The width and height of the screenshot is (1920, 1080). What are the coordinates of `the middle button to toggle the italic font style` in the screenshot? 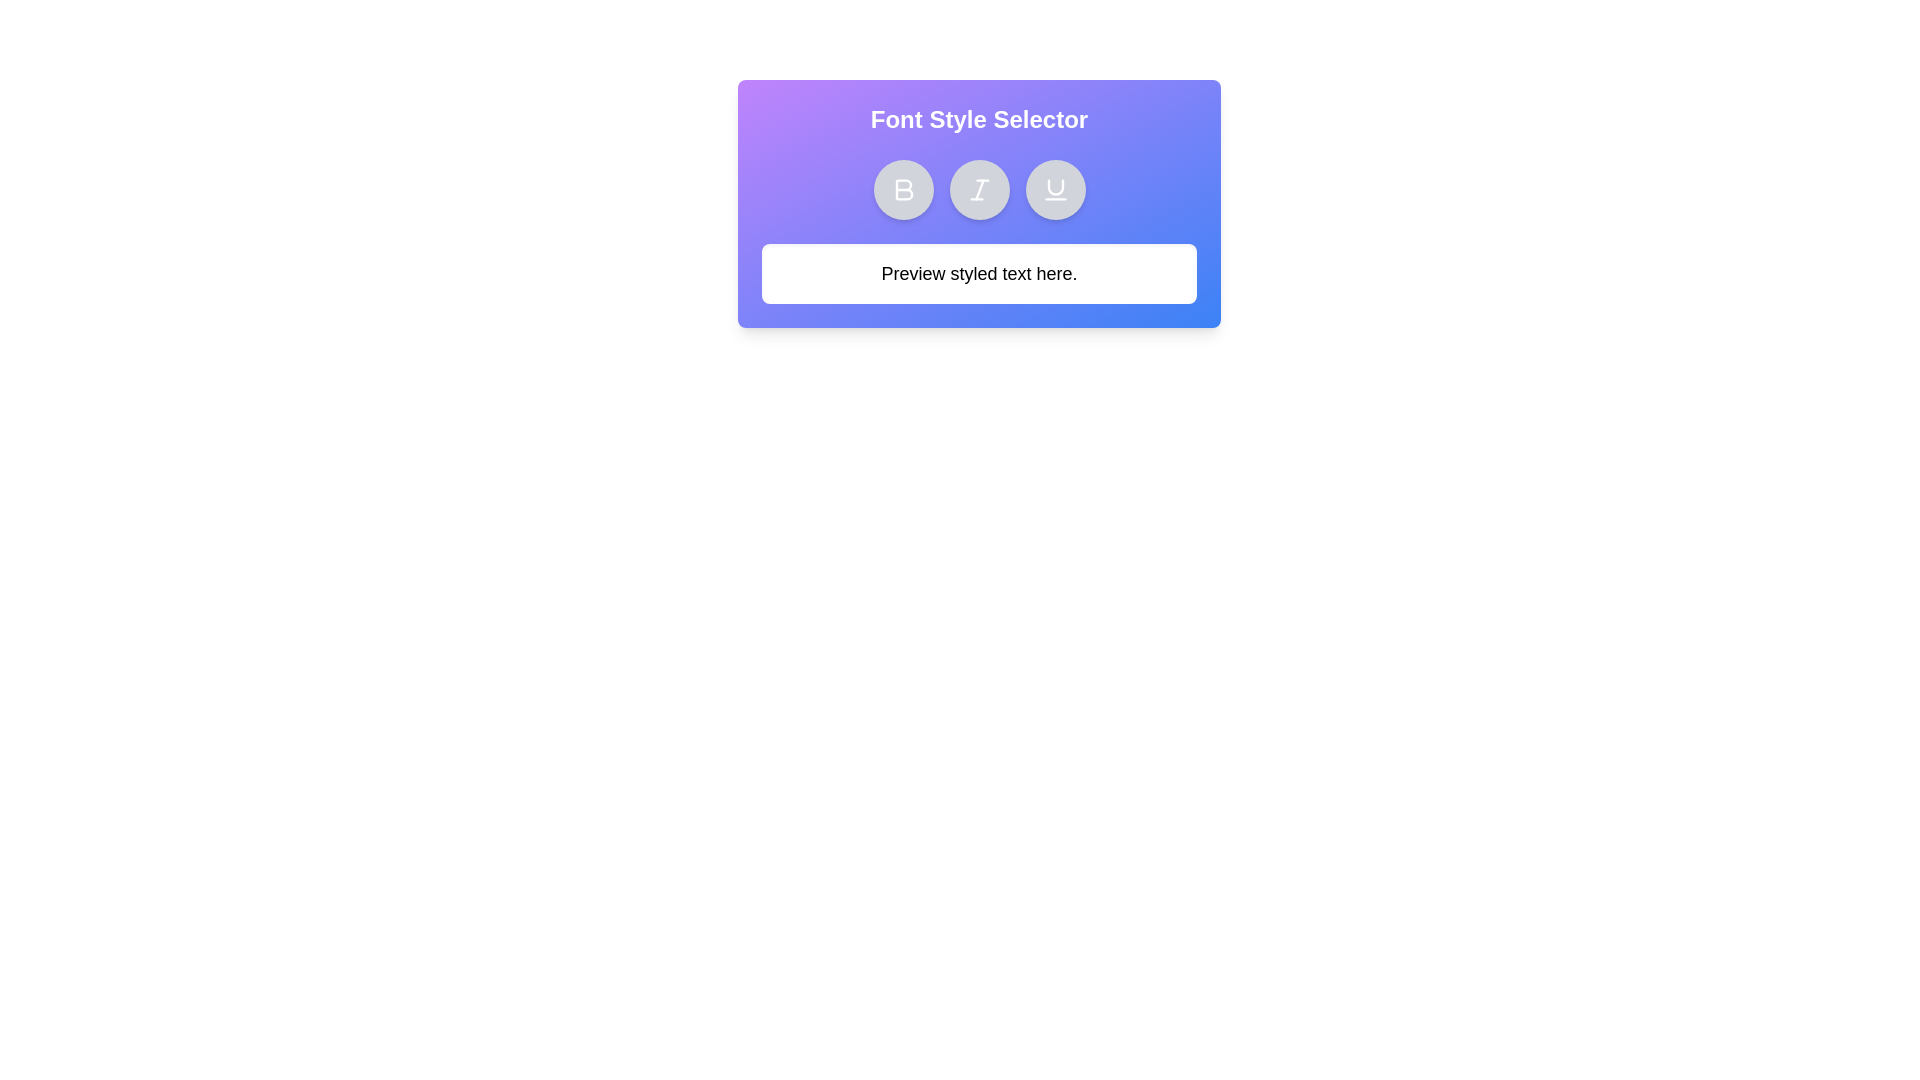 It's located at (979, 189).